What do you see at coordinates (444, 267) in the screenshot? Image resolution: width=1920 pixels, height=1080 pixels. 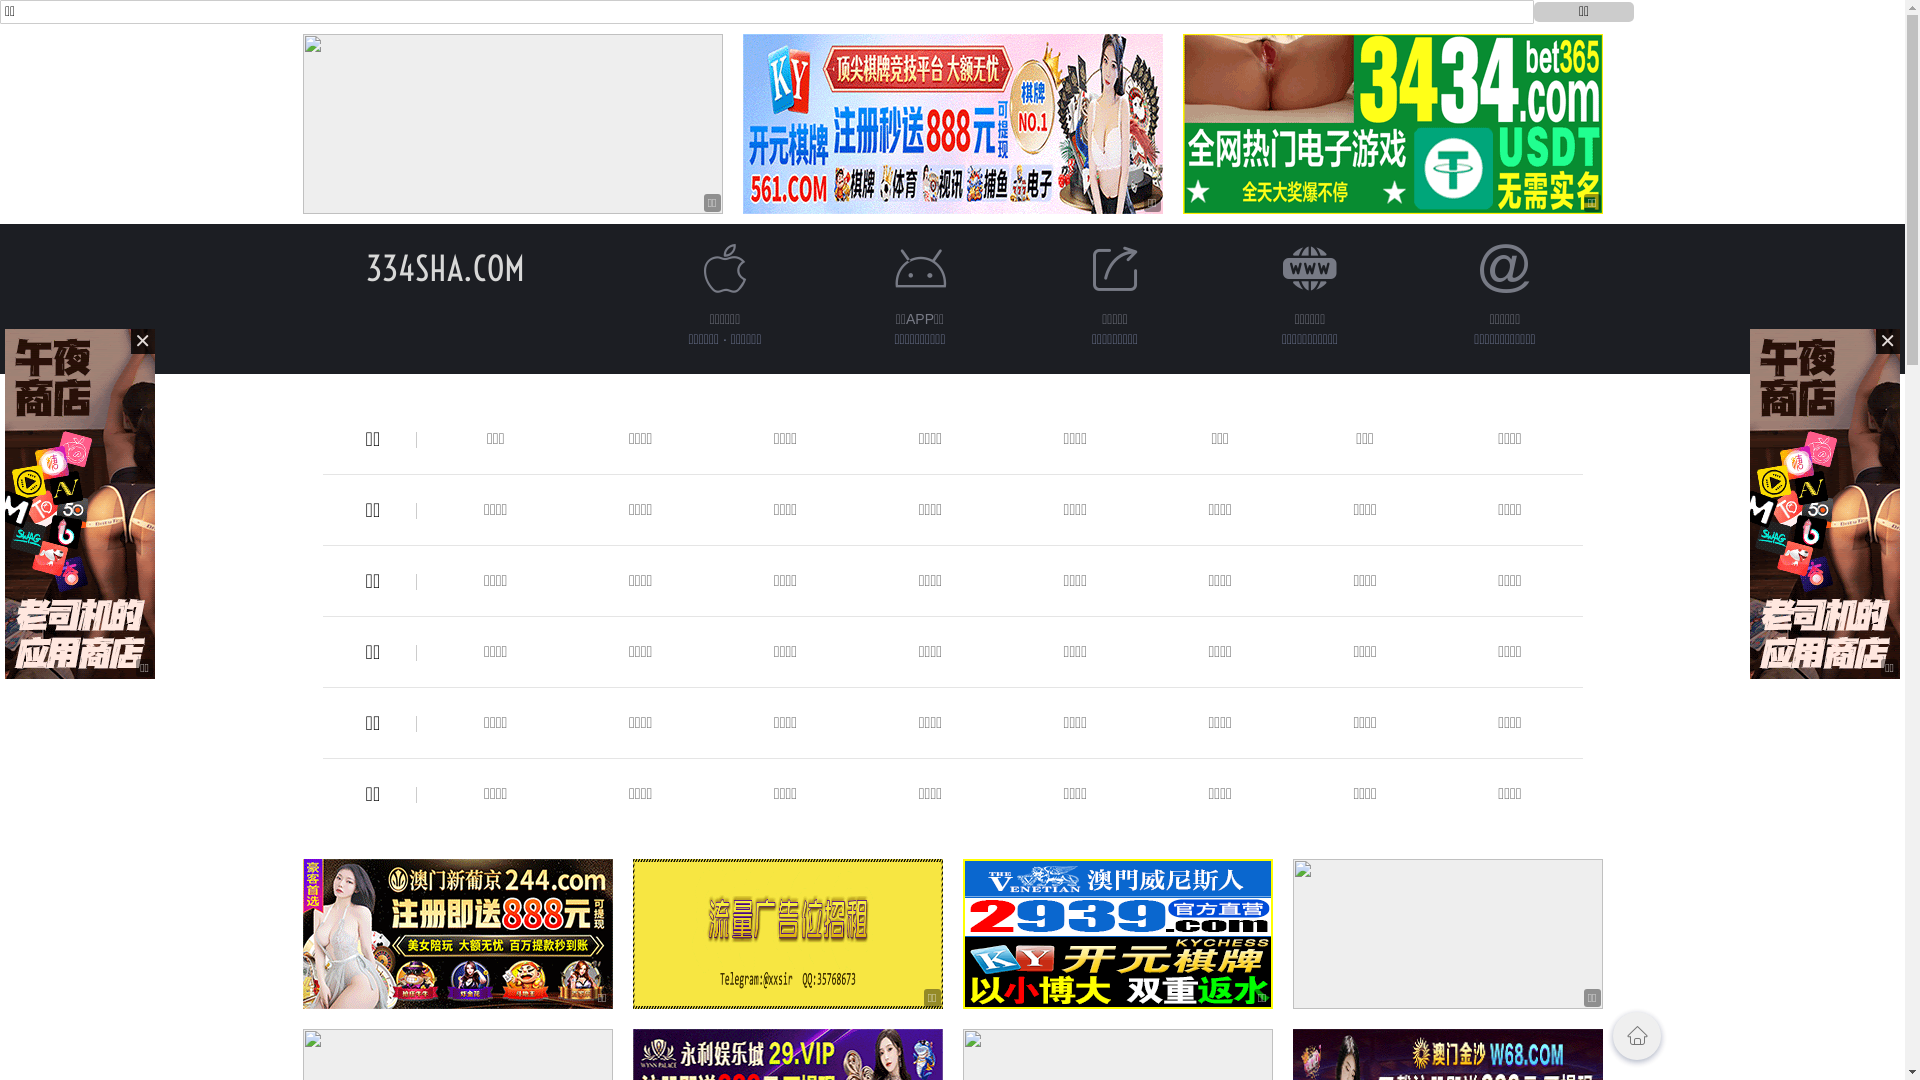 I see `'334SHA.COM'` at bounding box center [444, 267].